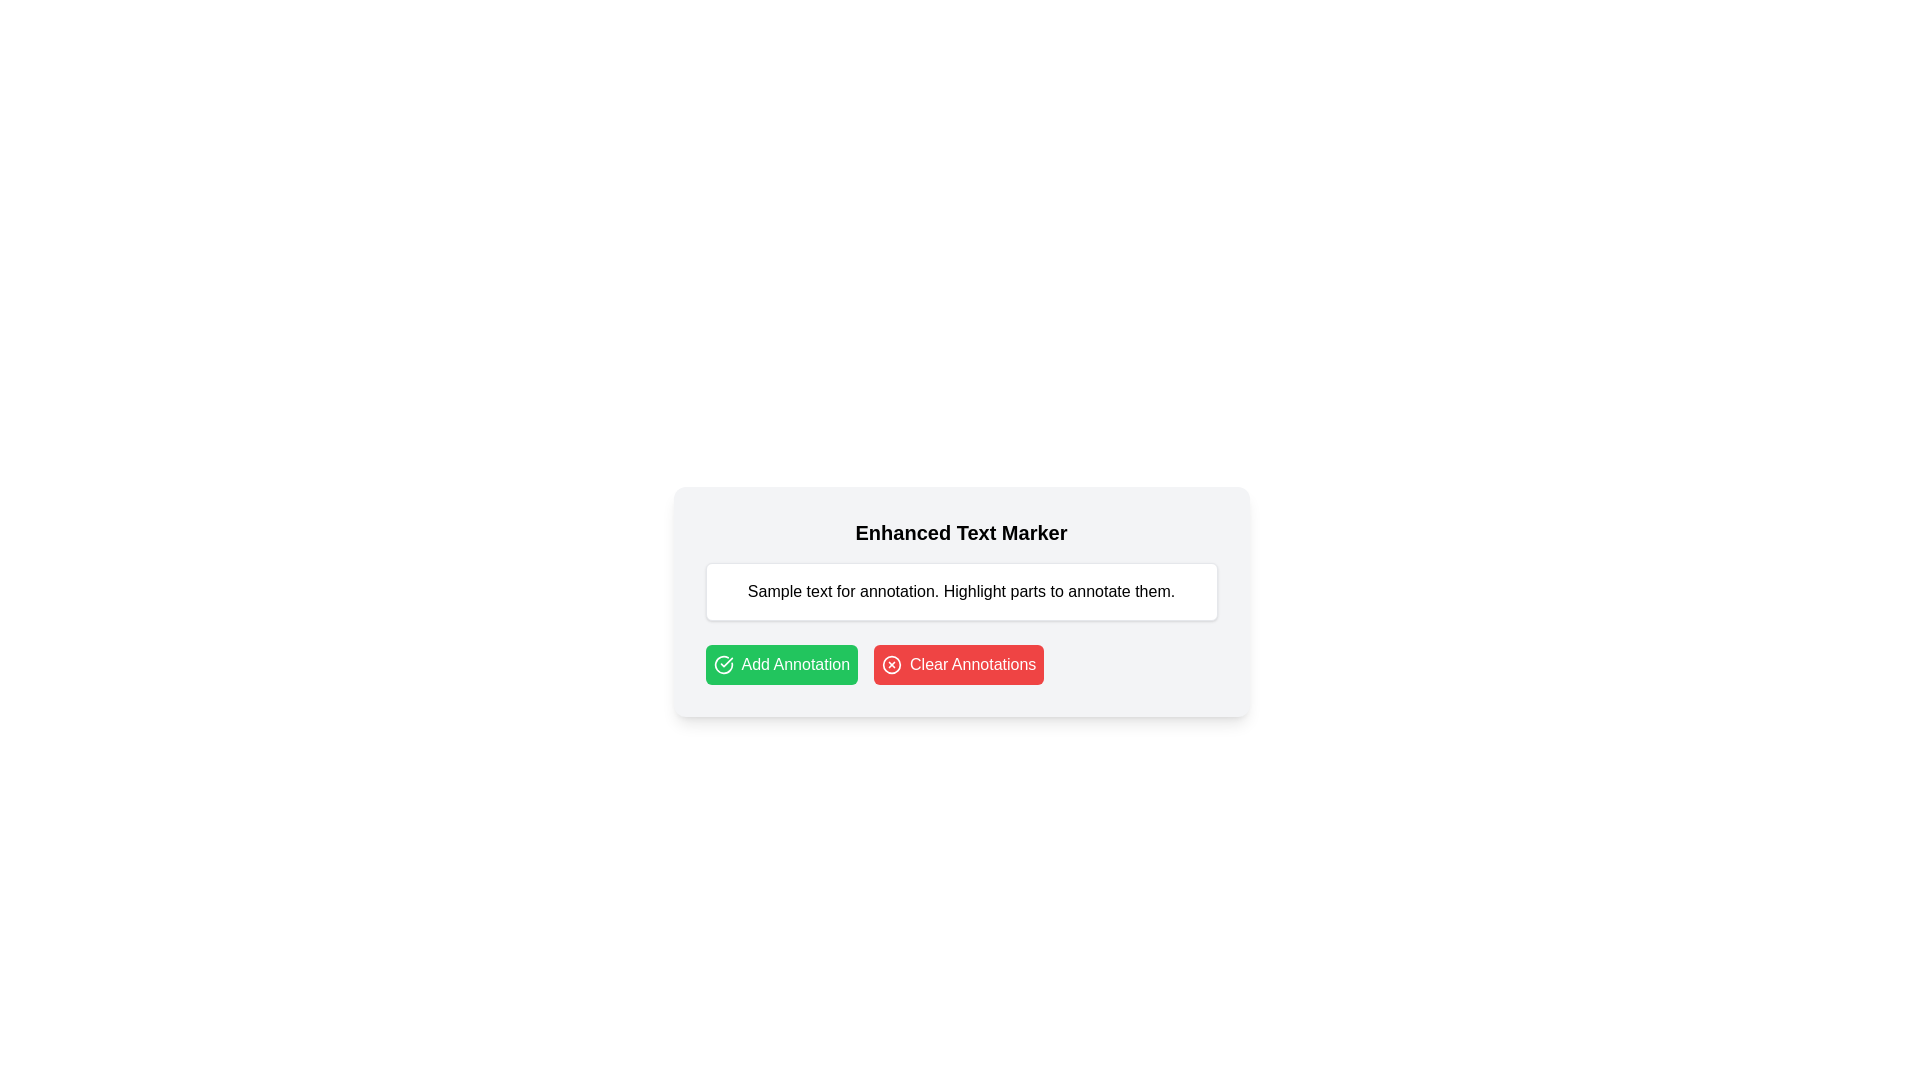 The height and width of the screenshot is (1080, 1920). I want to click on the letter 'm' which is displayed in black color as part of a text string within a text box, positioned near the end of the string following 'them.', so click(1164, 590).